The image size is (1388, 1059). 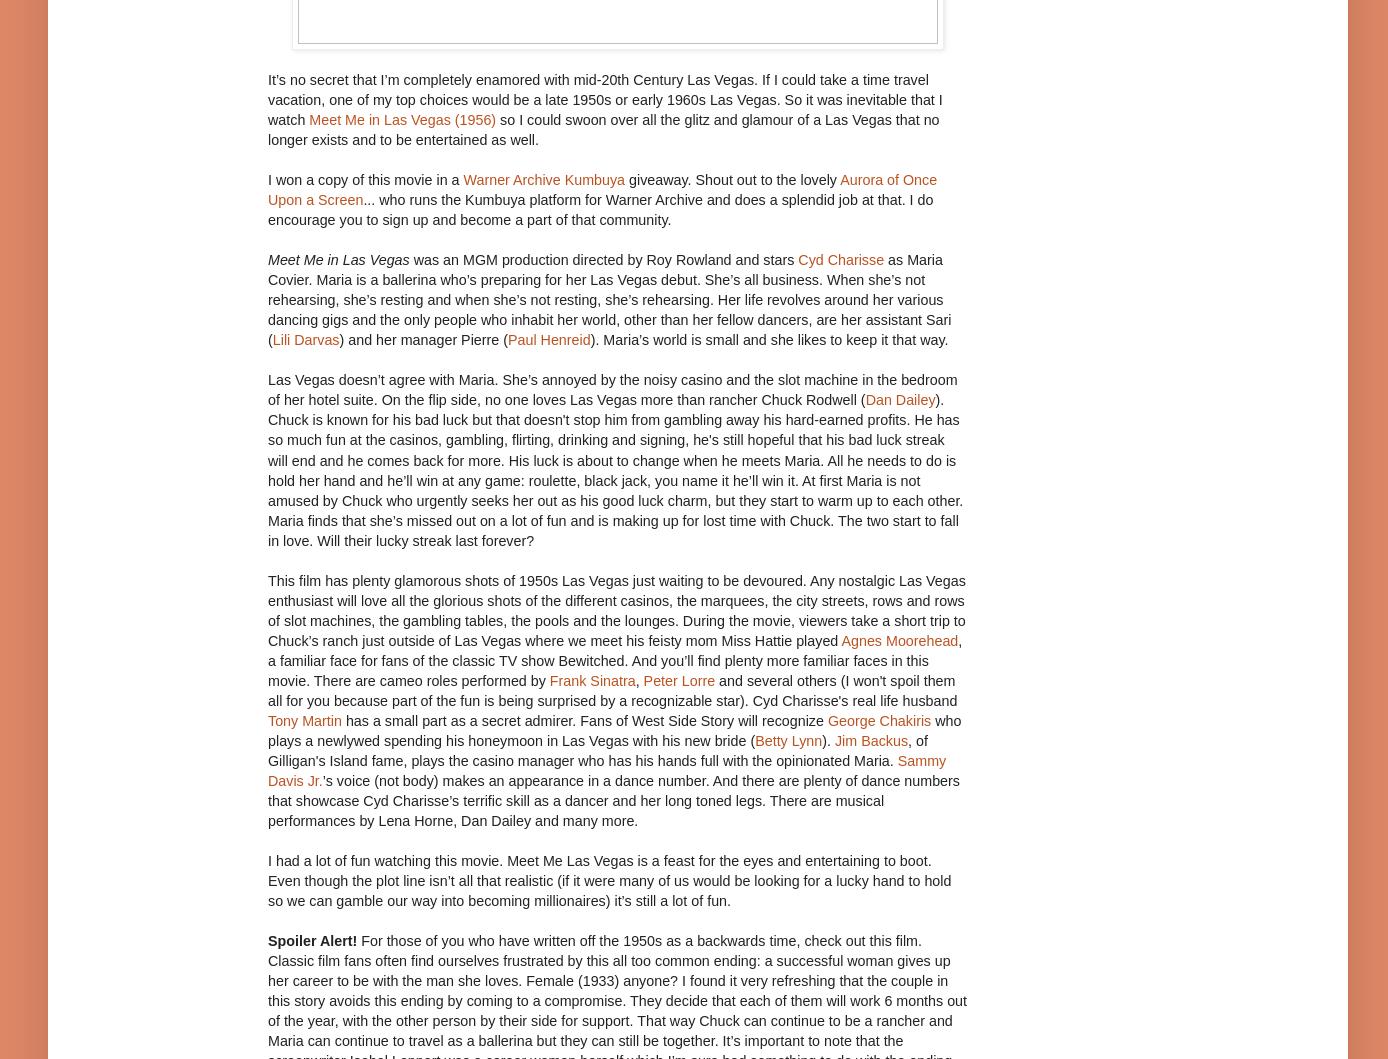 I want to click on 'giveaway. Shout out to the lovely', so click(x=625, y=179).